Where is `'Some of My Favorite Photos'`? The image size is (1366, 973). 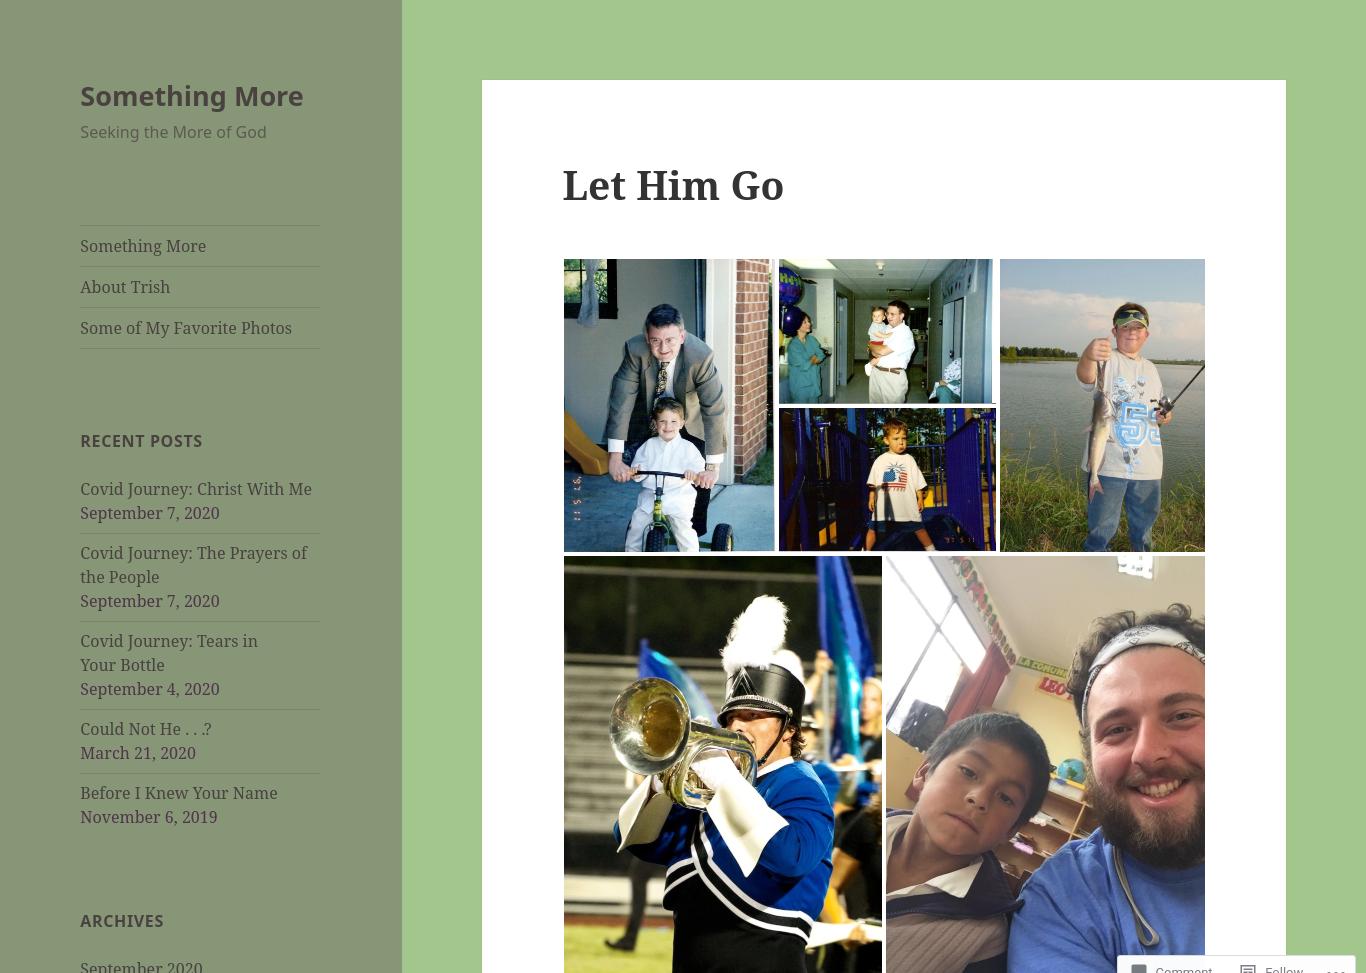 'Some of My Favorite Photos' is located at coordinates (185, 327).